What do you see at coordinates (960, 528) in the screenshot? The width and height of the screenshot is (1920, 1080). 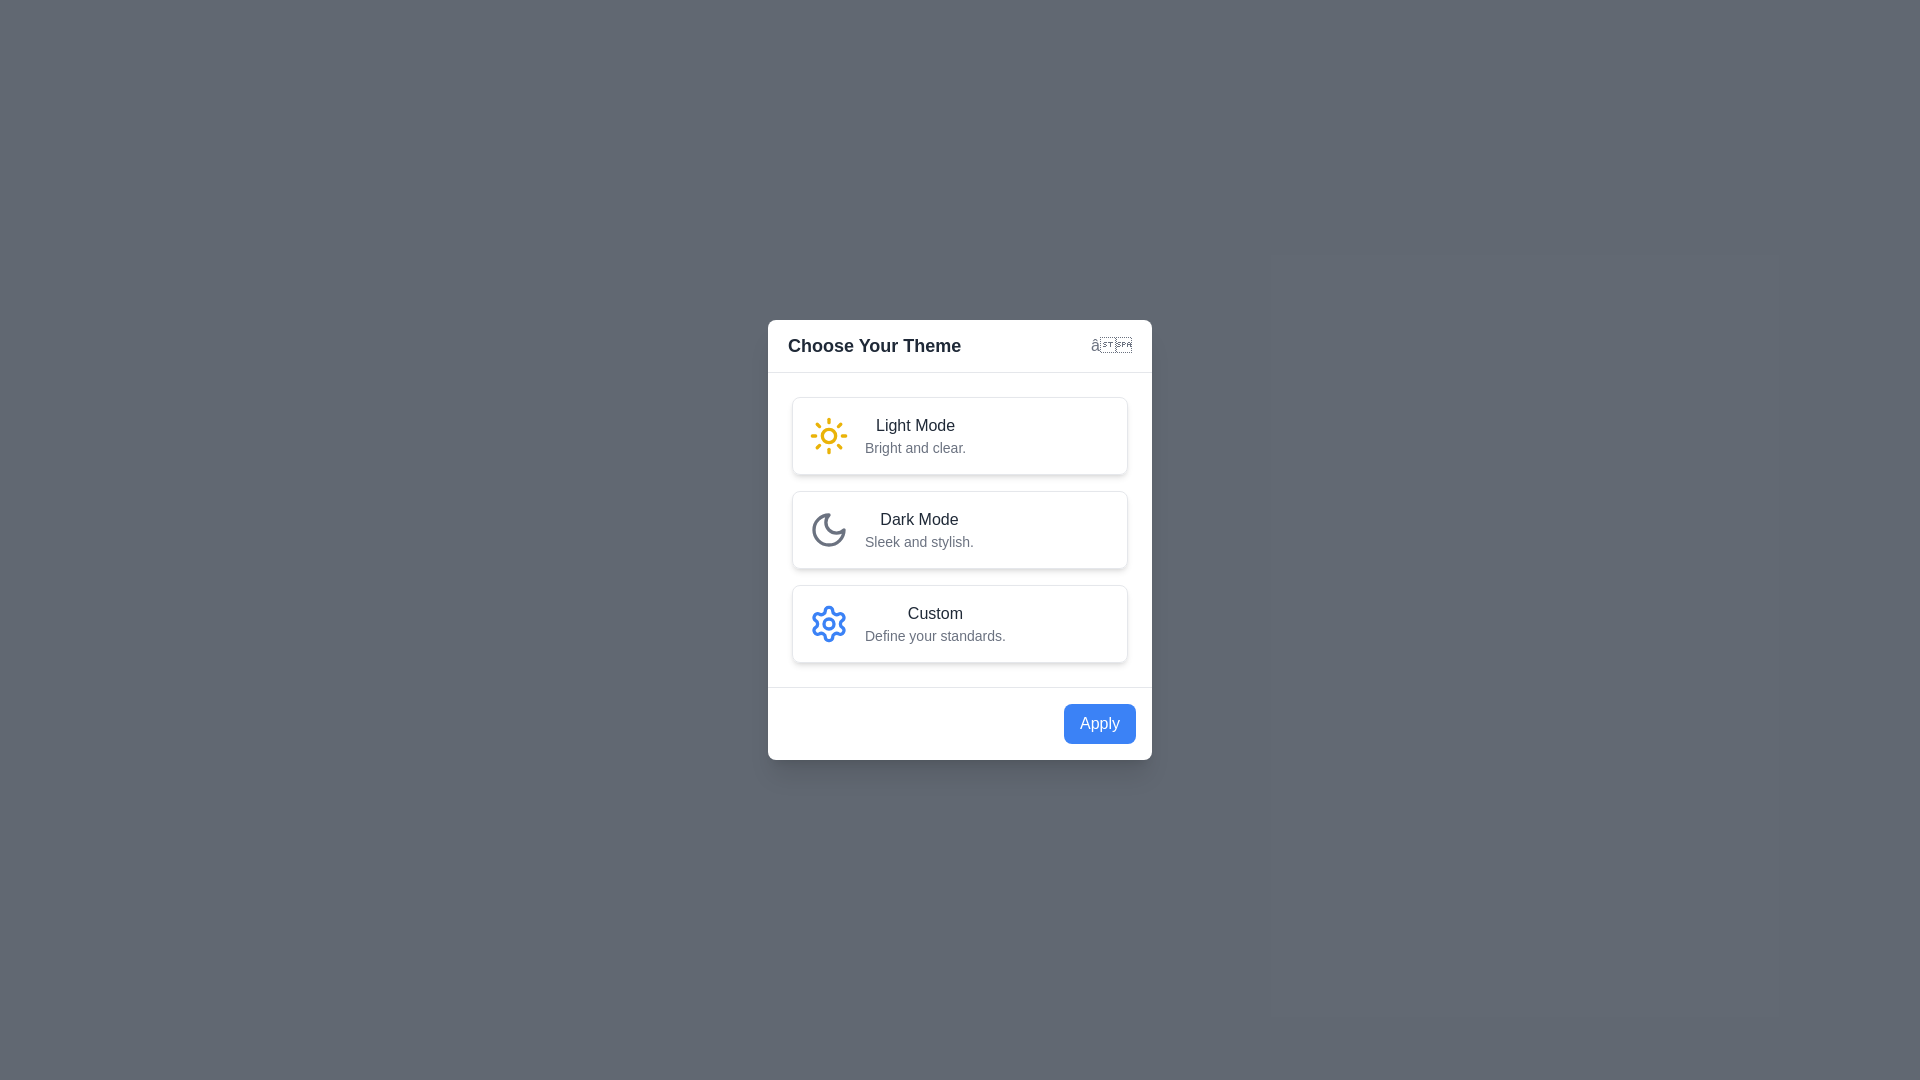 I see `the theme card for Dark Mode theme` at bounding box center [960, 528].